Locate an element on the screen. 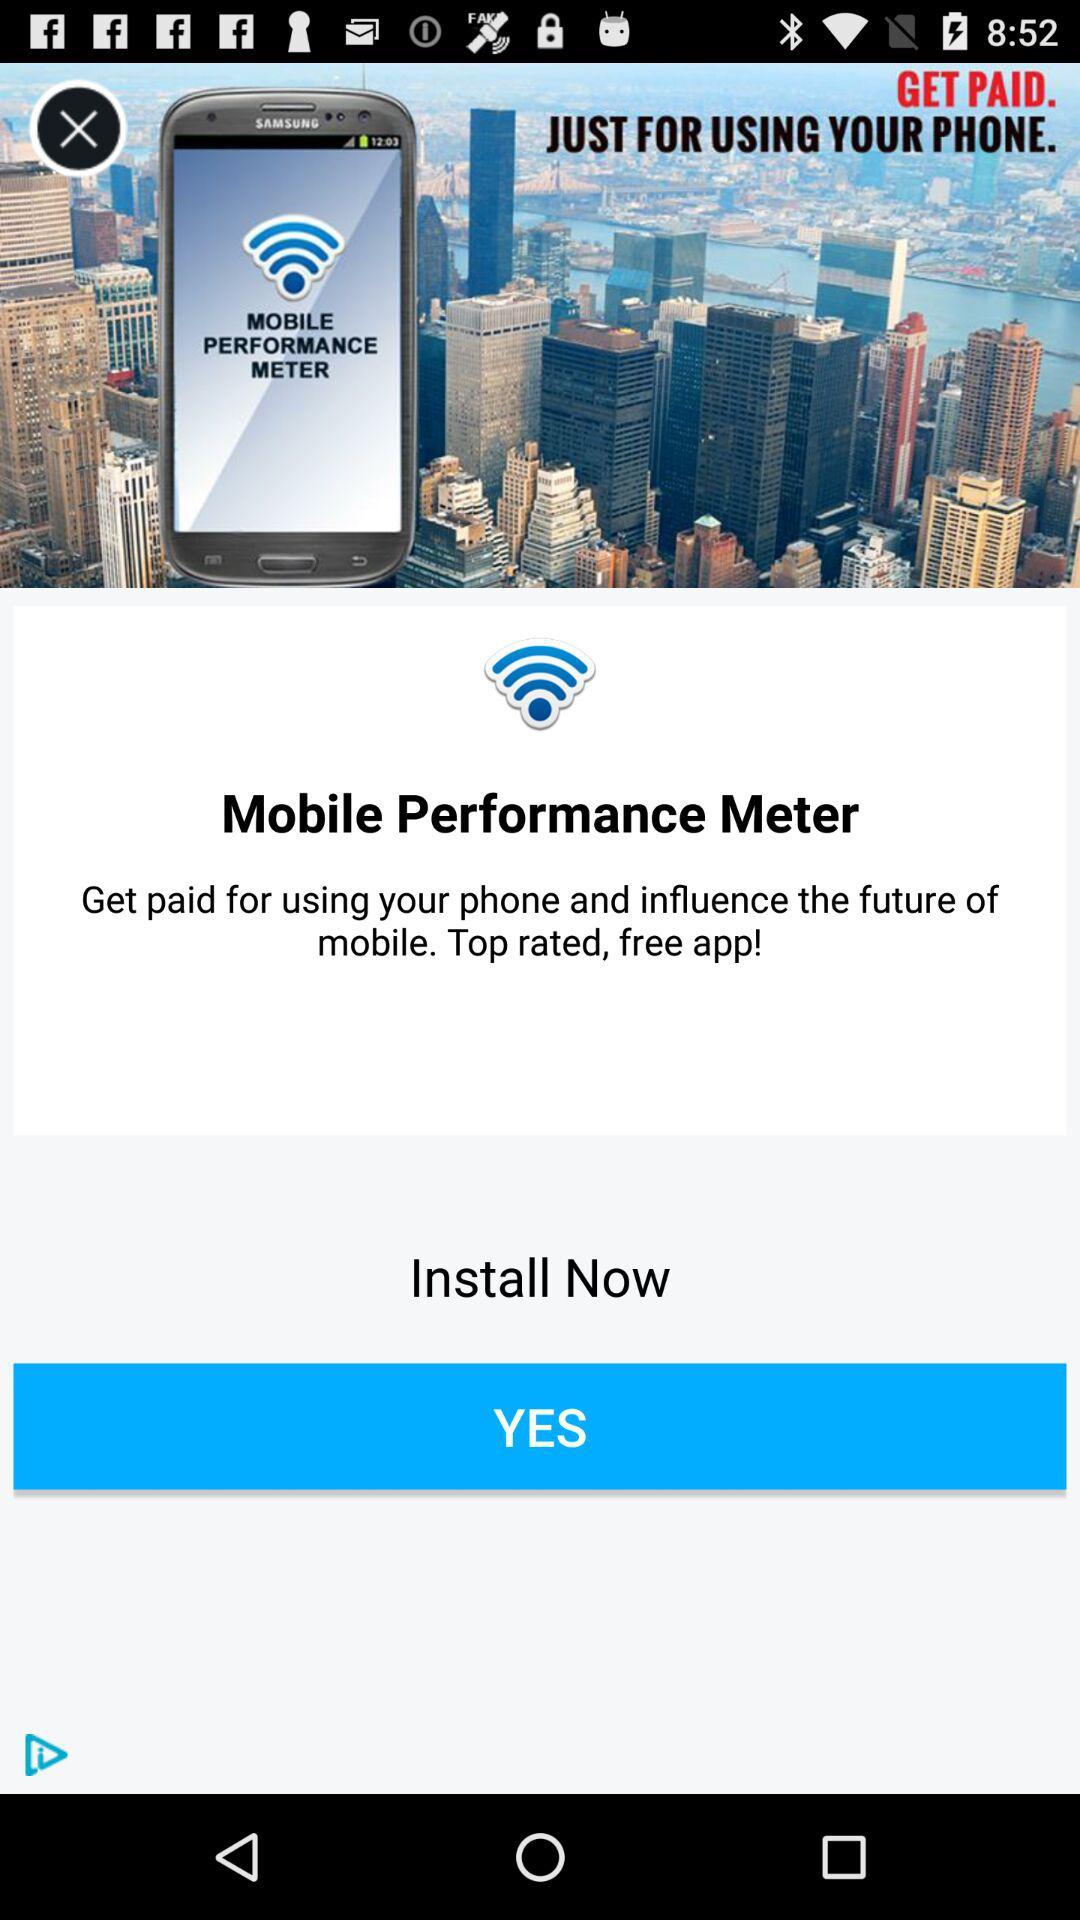 The image size is (1080, 1920). the install now item is located at coordinates (540, 1275).